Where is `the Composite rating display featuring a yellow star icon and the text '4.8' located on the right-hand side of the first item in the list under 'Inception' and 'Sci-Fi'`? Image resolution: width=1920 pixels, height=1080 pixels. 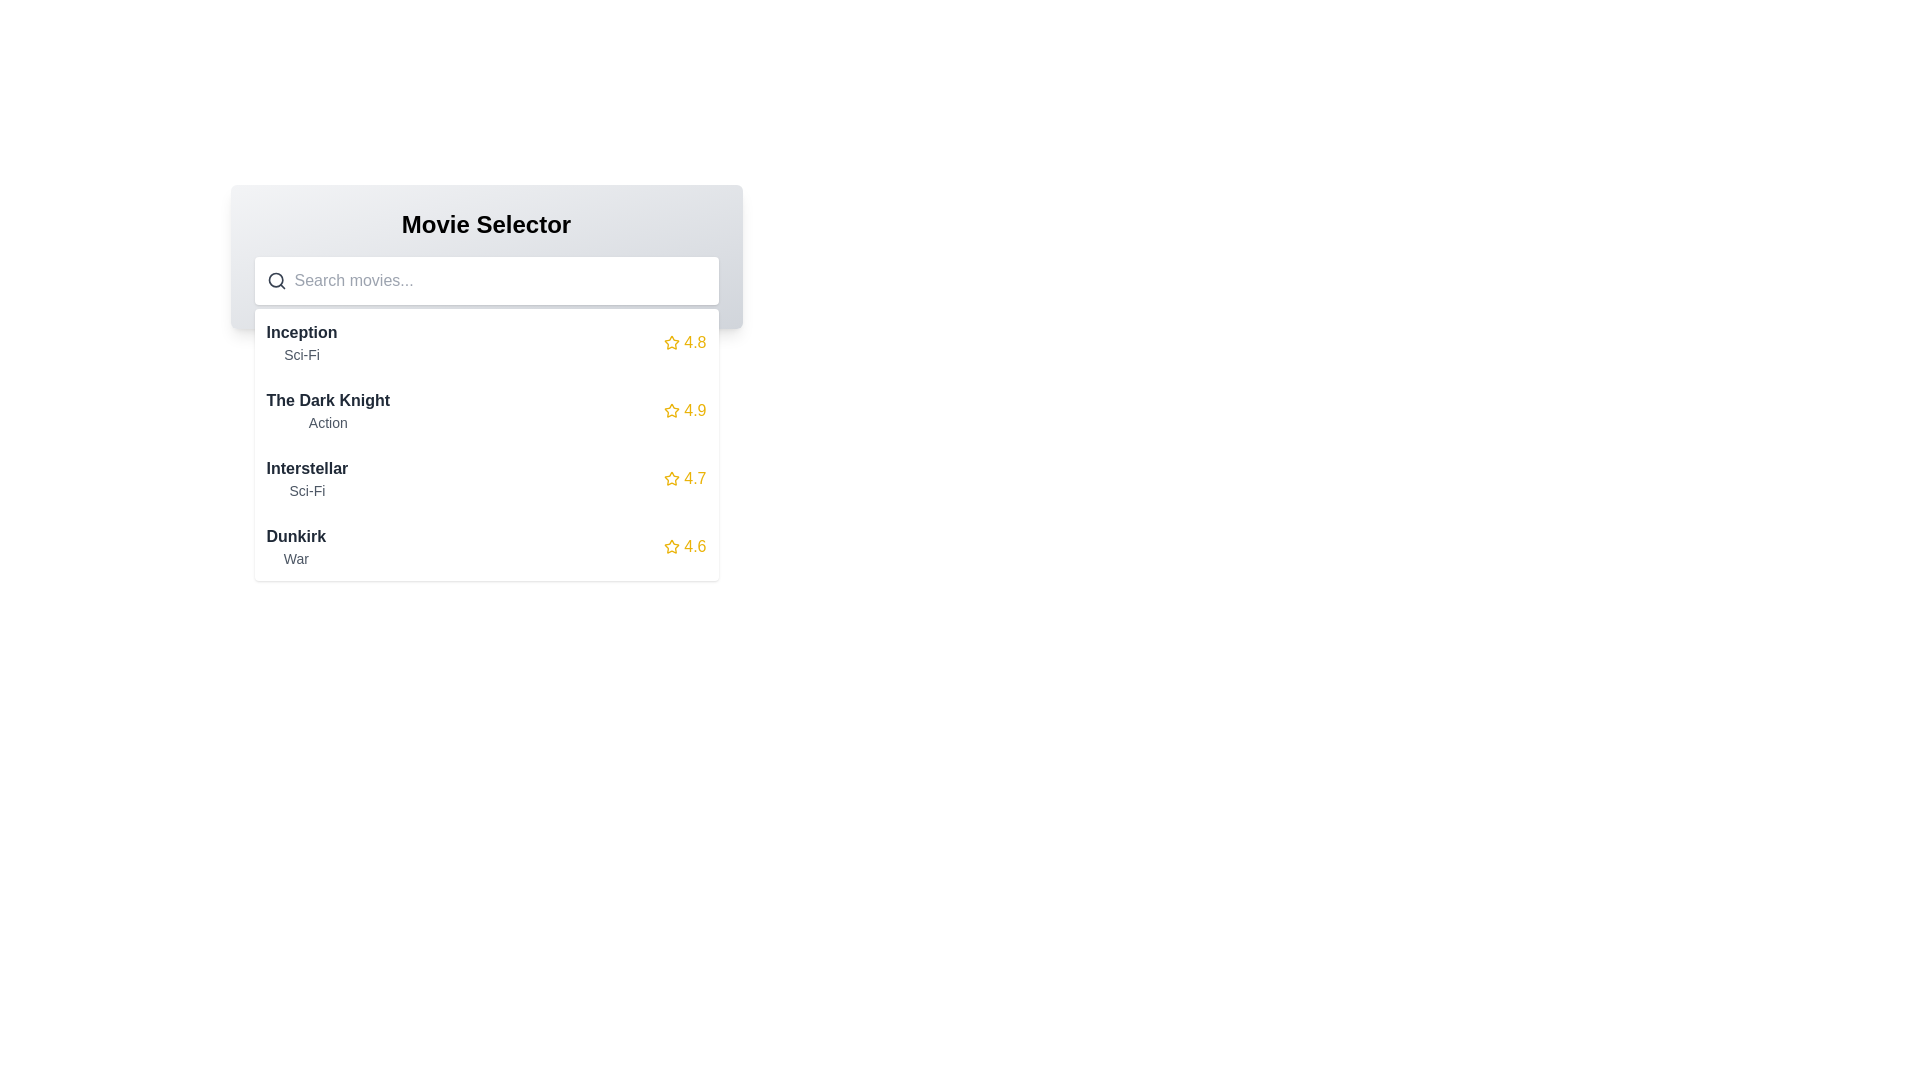 the Composite rating display featuring a yellow star icon and the text '4.8' located on the right-hand side of the first item in the list under 'Inception' and 'Sci-Fi' is located at coordinates (685, 342).